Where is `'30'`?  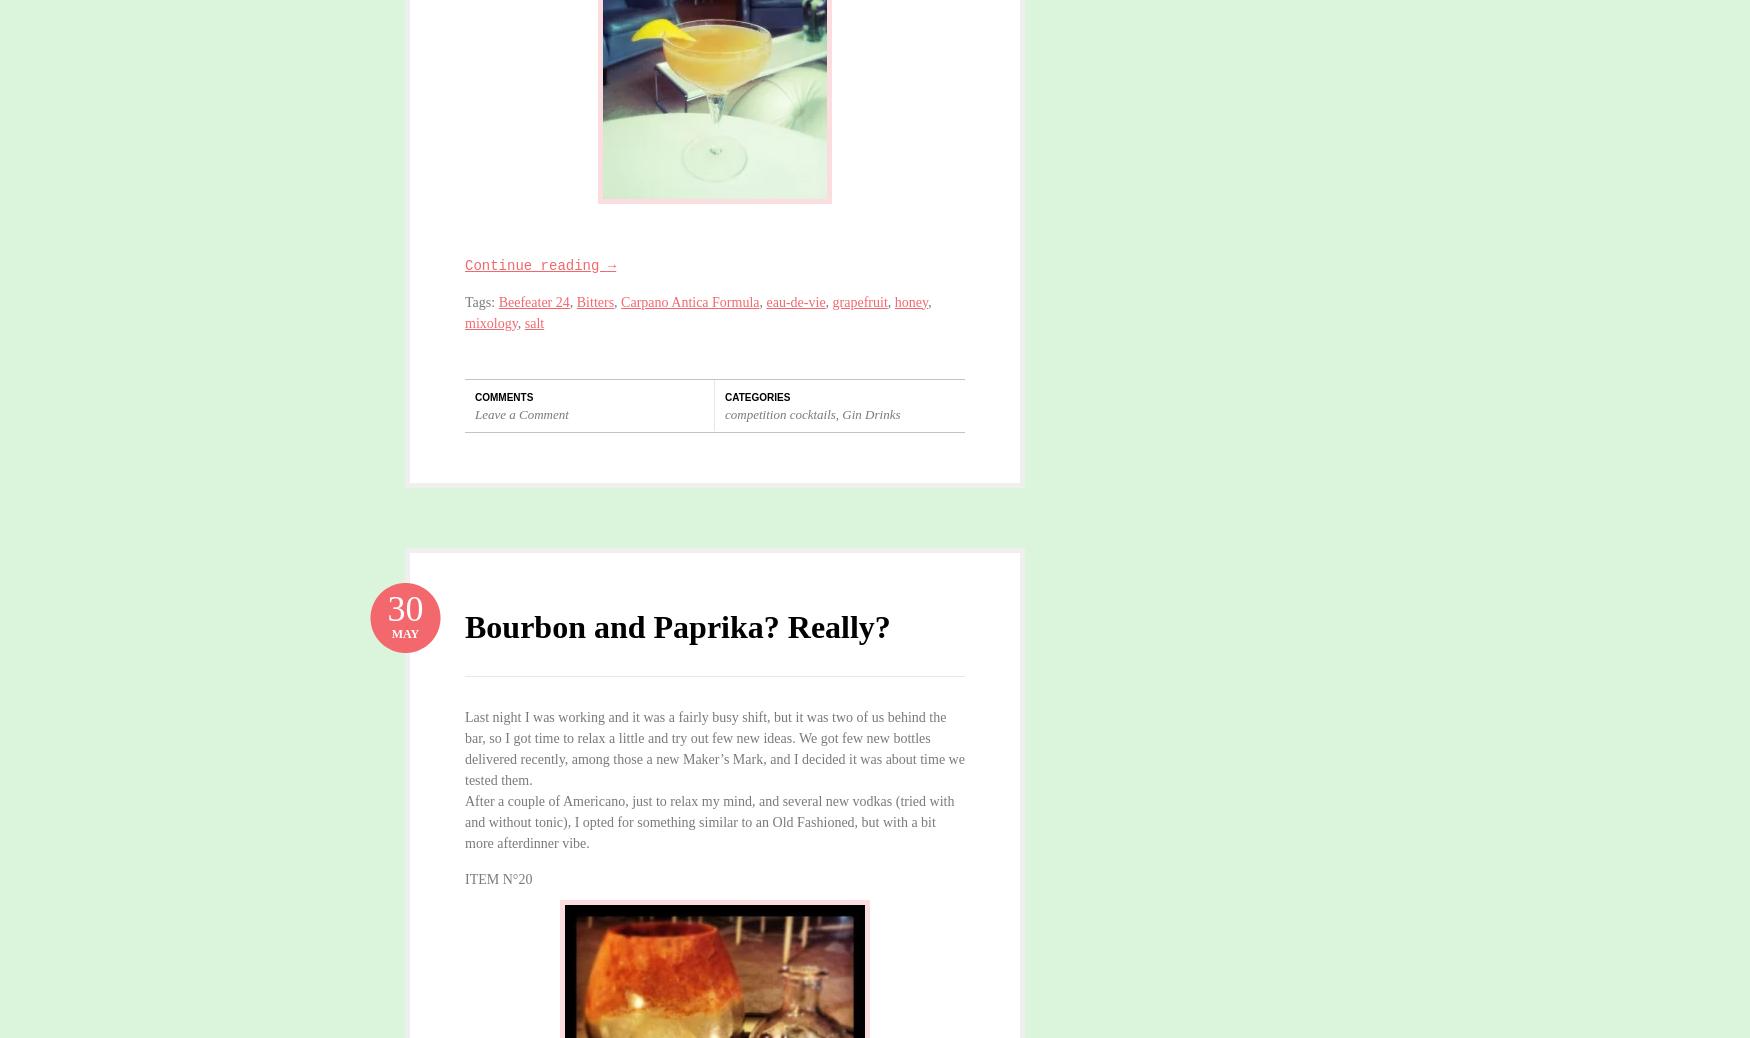
'30' is located at coordinates (385, 607).